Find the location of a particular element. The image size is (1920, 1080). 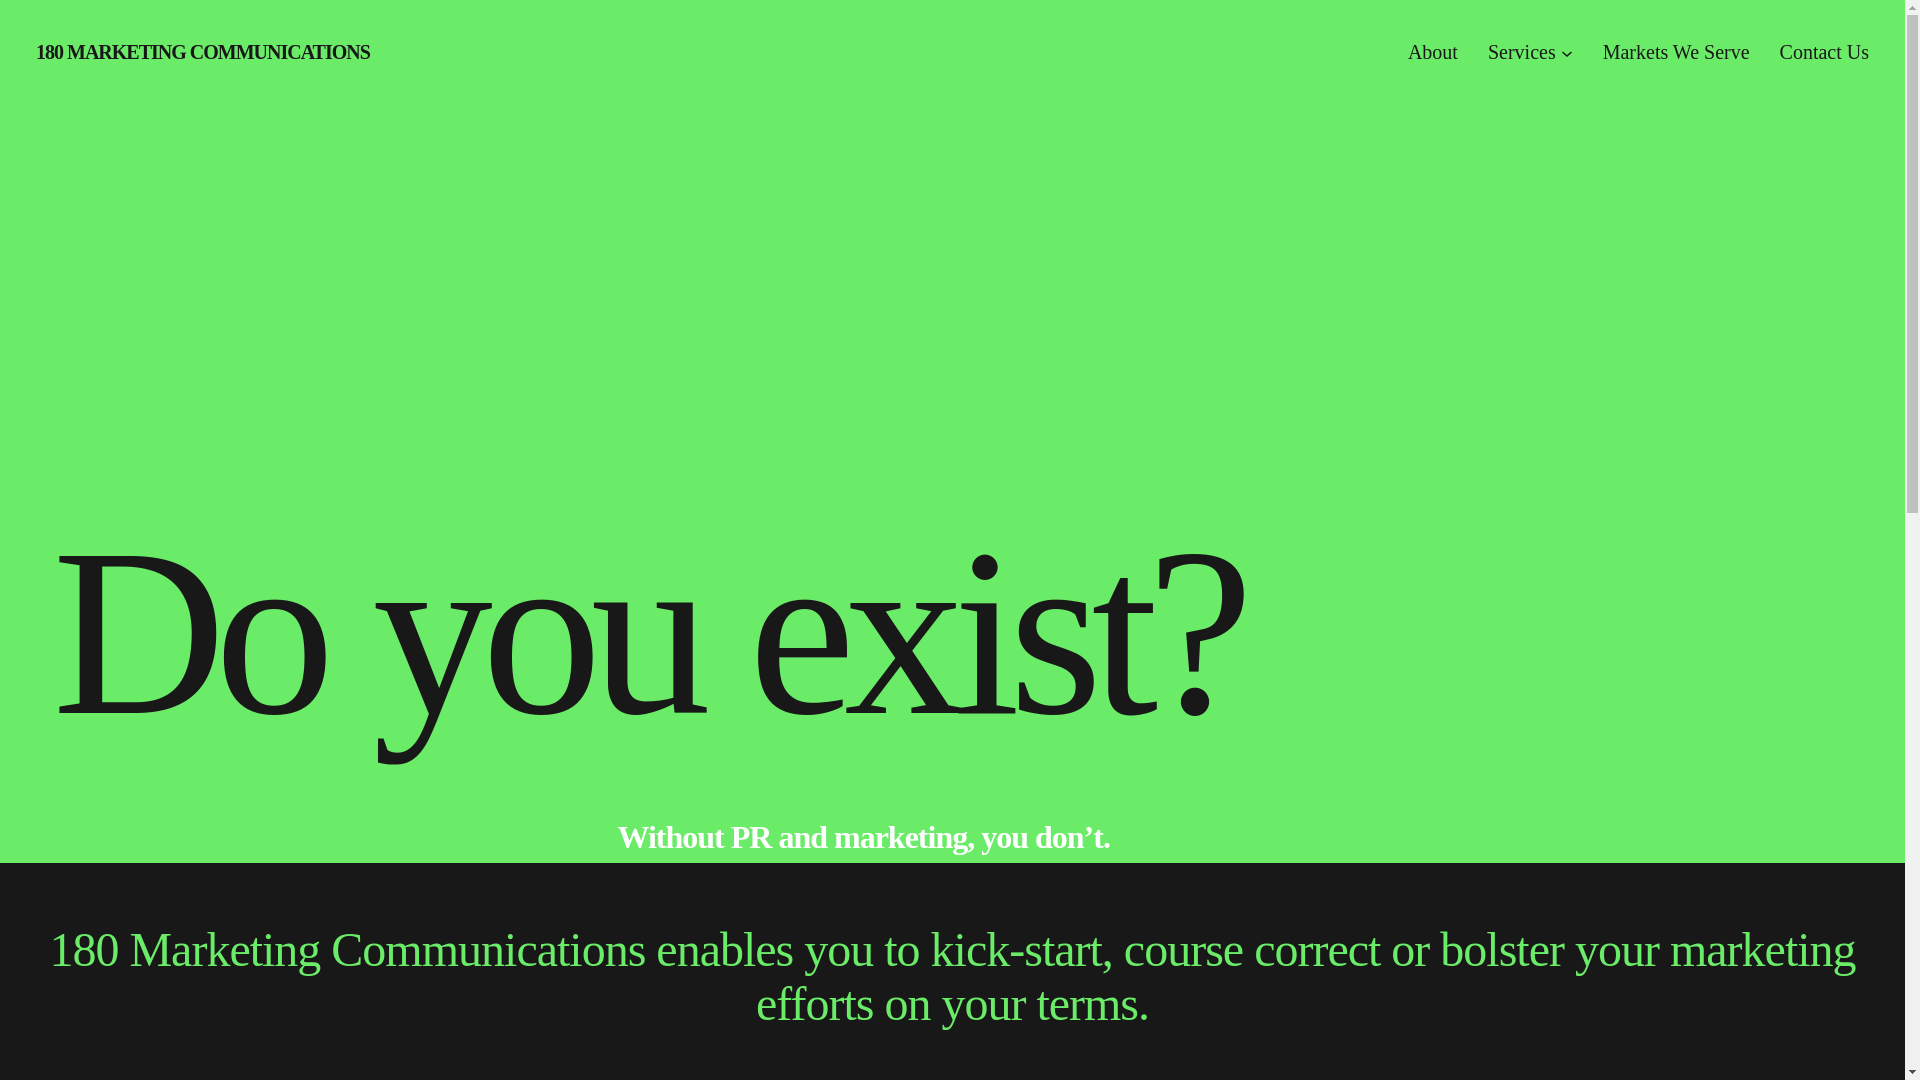

'Contact Us' is located at coordinates (1824, 50).